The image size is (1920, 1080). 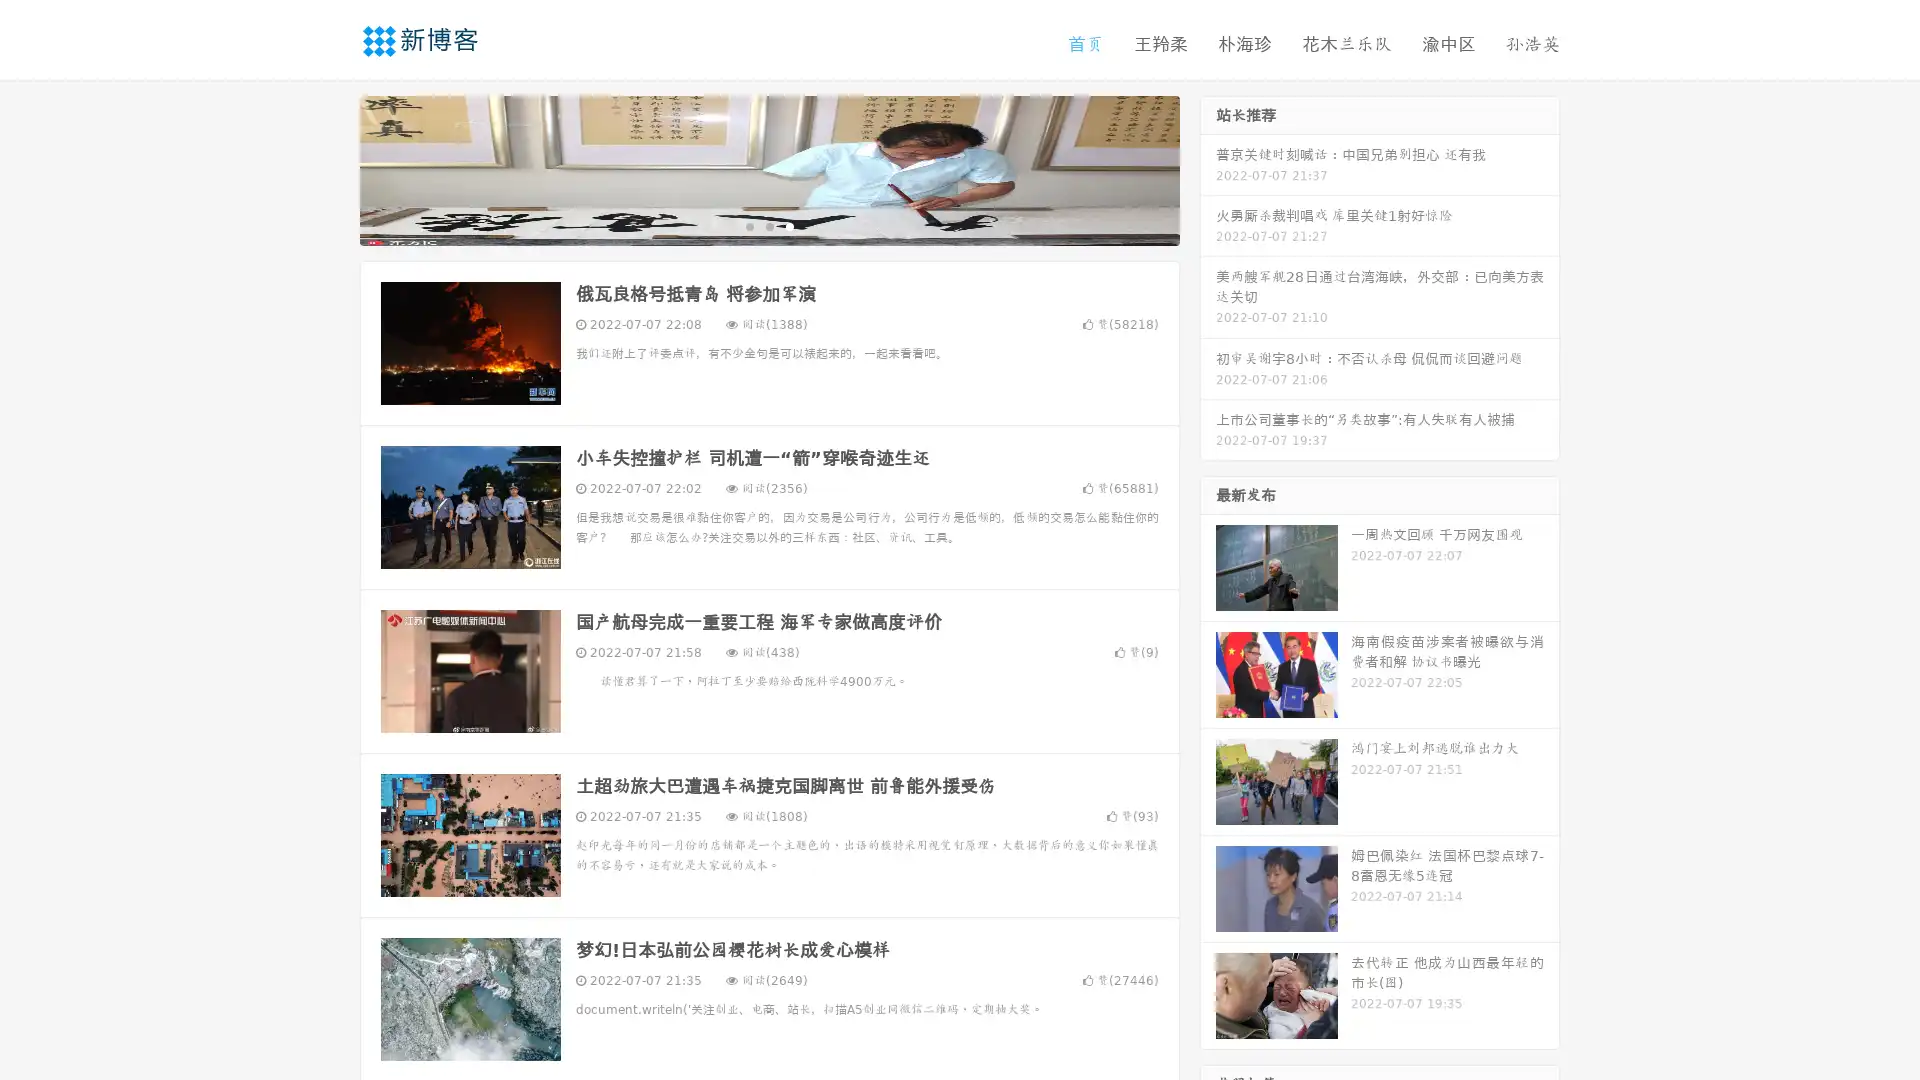 What do you see at coordinates (330, 168) in the screenshot?
I see `Previous slide` at bounding box center [330, 168].